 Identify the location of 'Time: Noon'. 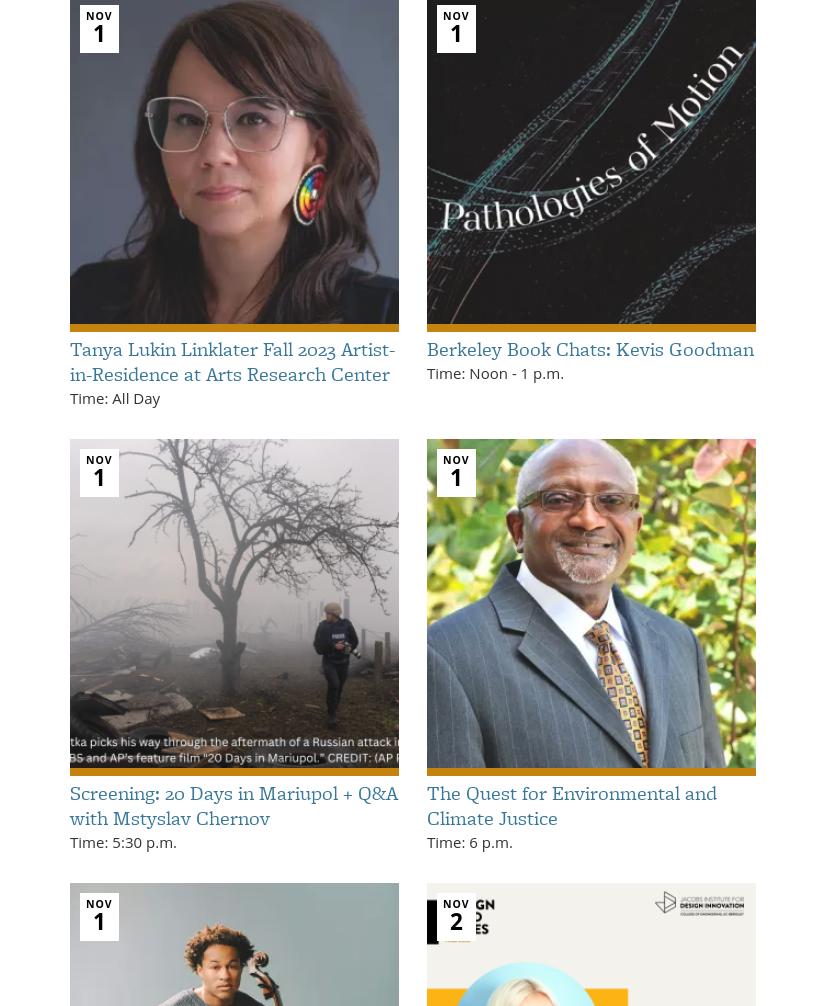
(468, 371).